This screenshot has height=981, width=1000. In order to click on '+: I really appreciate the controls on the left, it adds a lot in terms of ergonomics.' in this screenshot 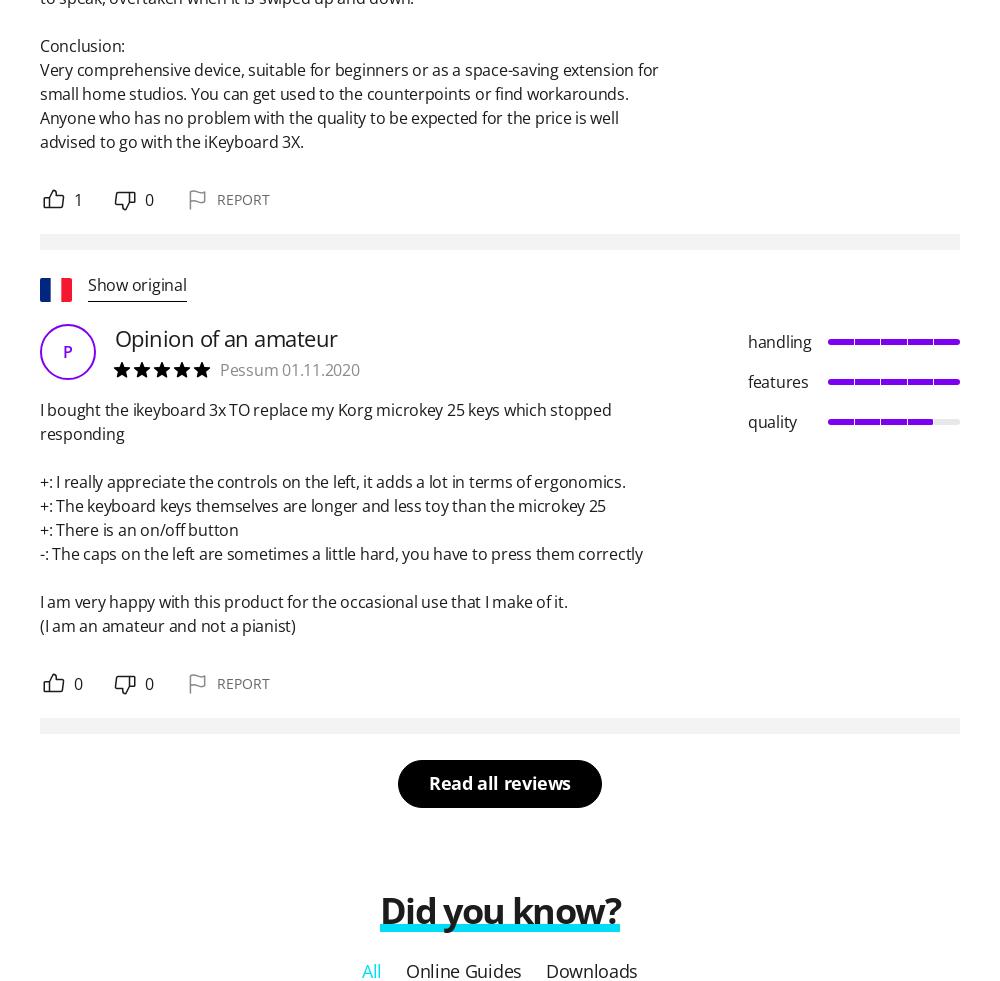, I will do `click(331, 480)`.